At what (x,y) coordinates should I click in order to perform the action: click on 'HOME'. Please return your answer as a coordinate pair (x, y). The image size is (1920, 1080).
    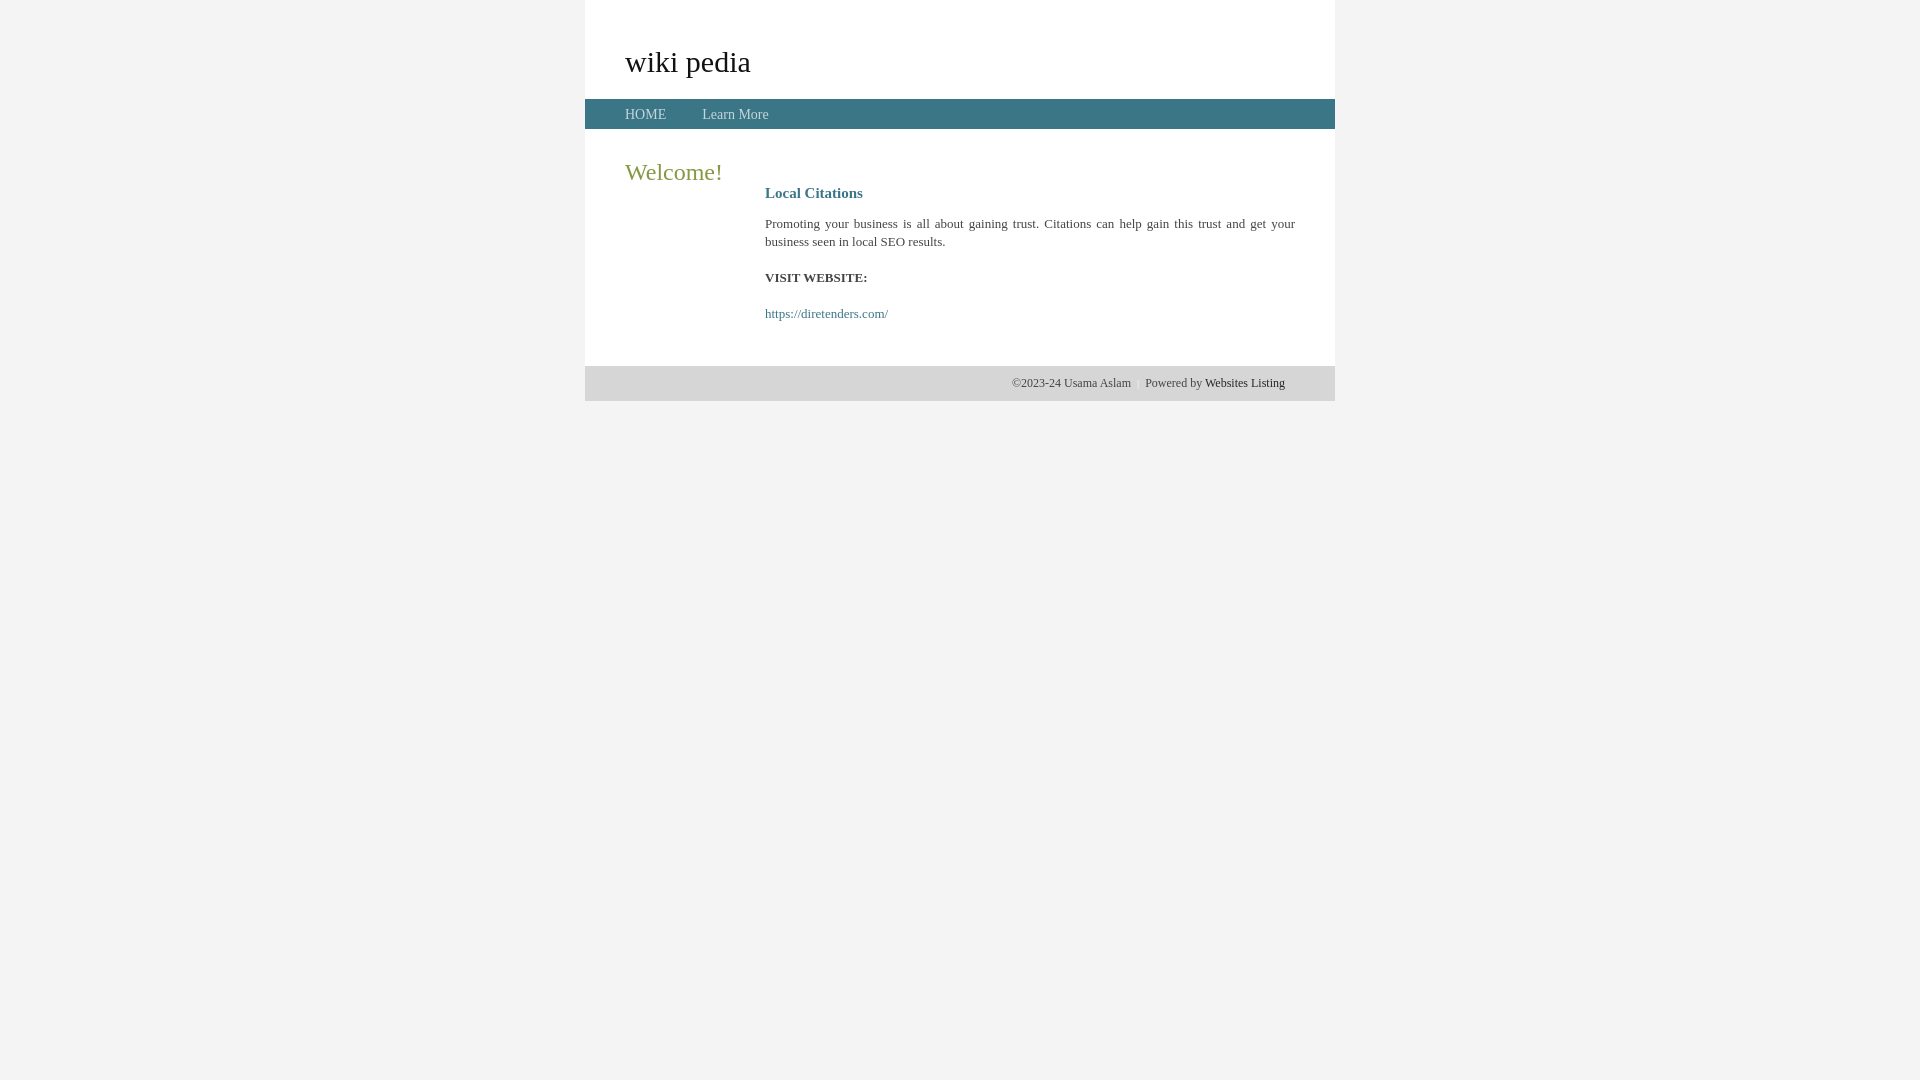
    Looking at the image, I should click on (623, 114).